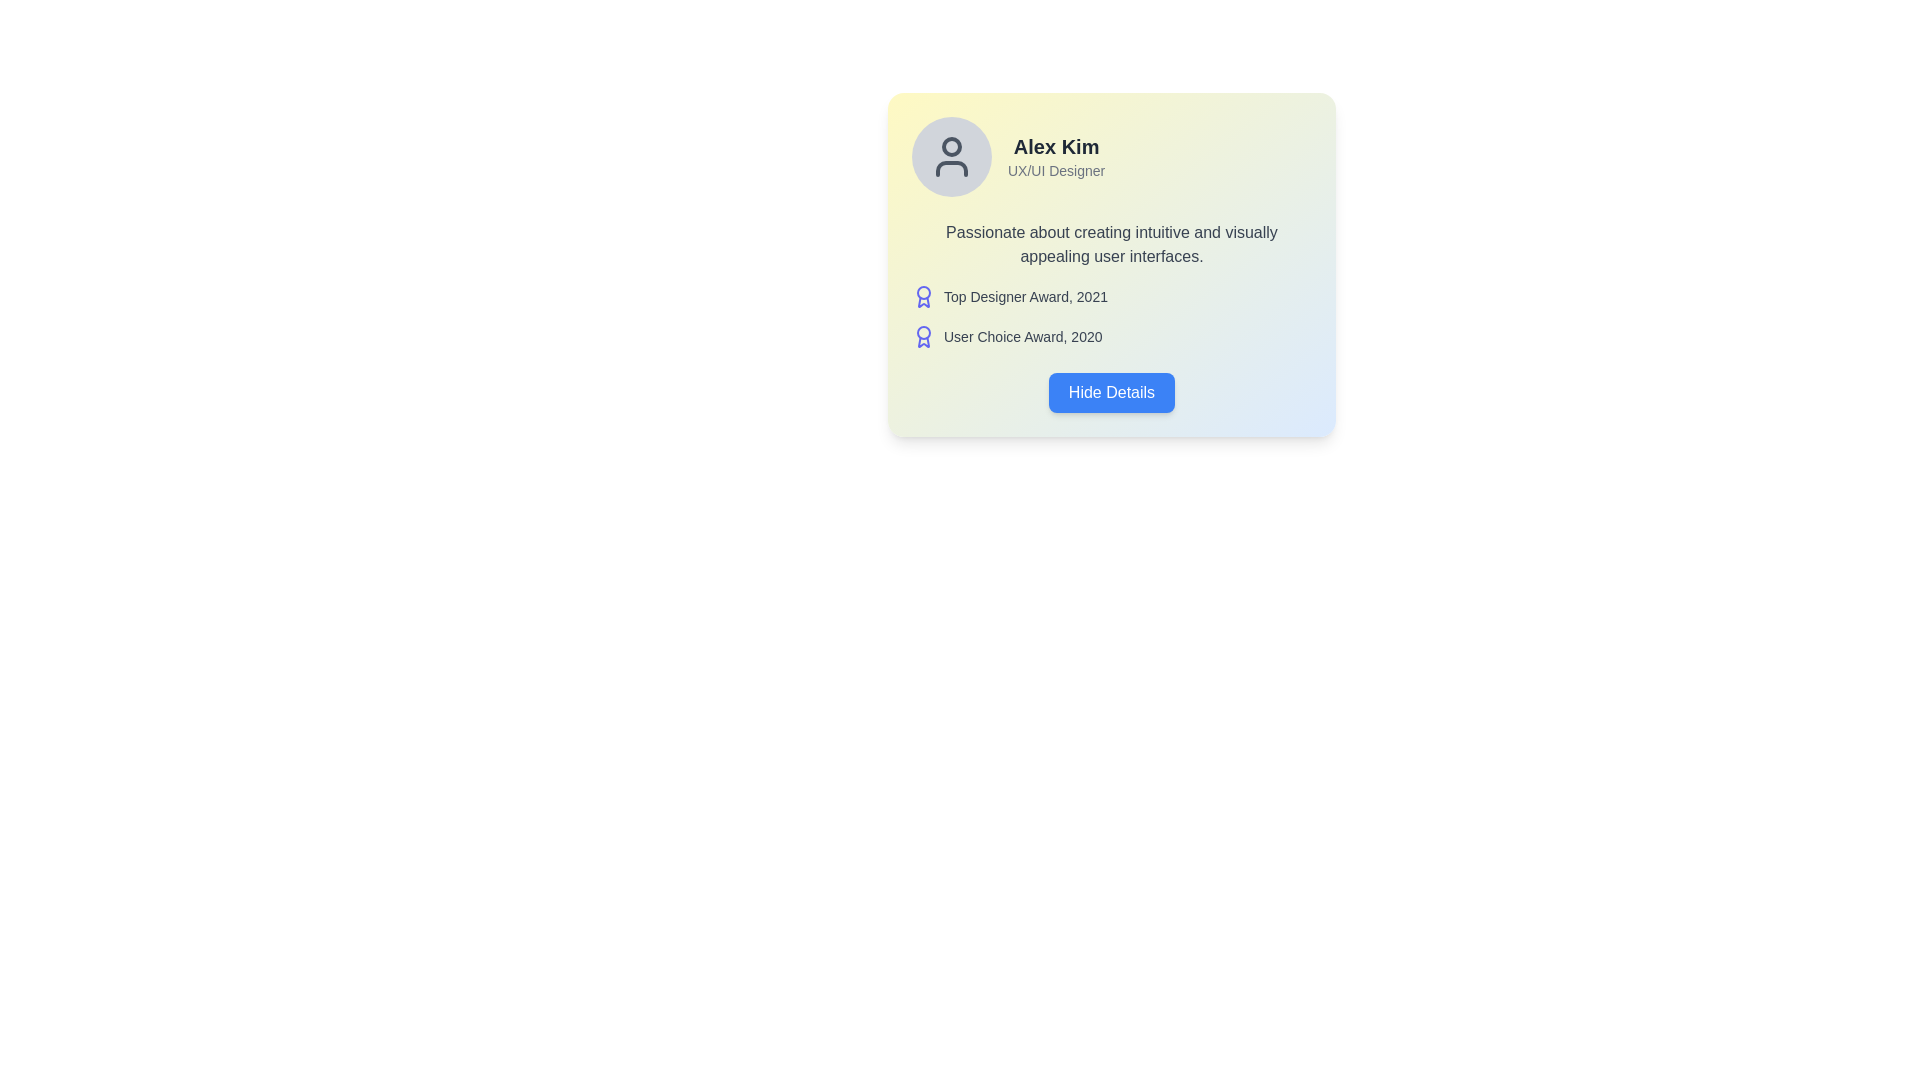  Describe the element at coordinates (950, 156) in the screenshot. I see `the profile image placeholder located at the top-left of the profile card layout, which visually identifies the user` at that location.